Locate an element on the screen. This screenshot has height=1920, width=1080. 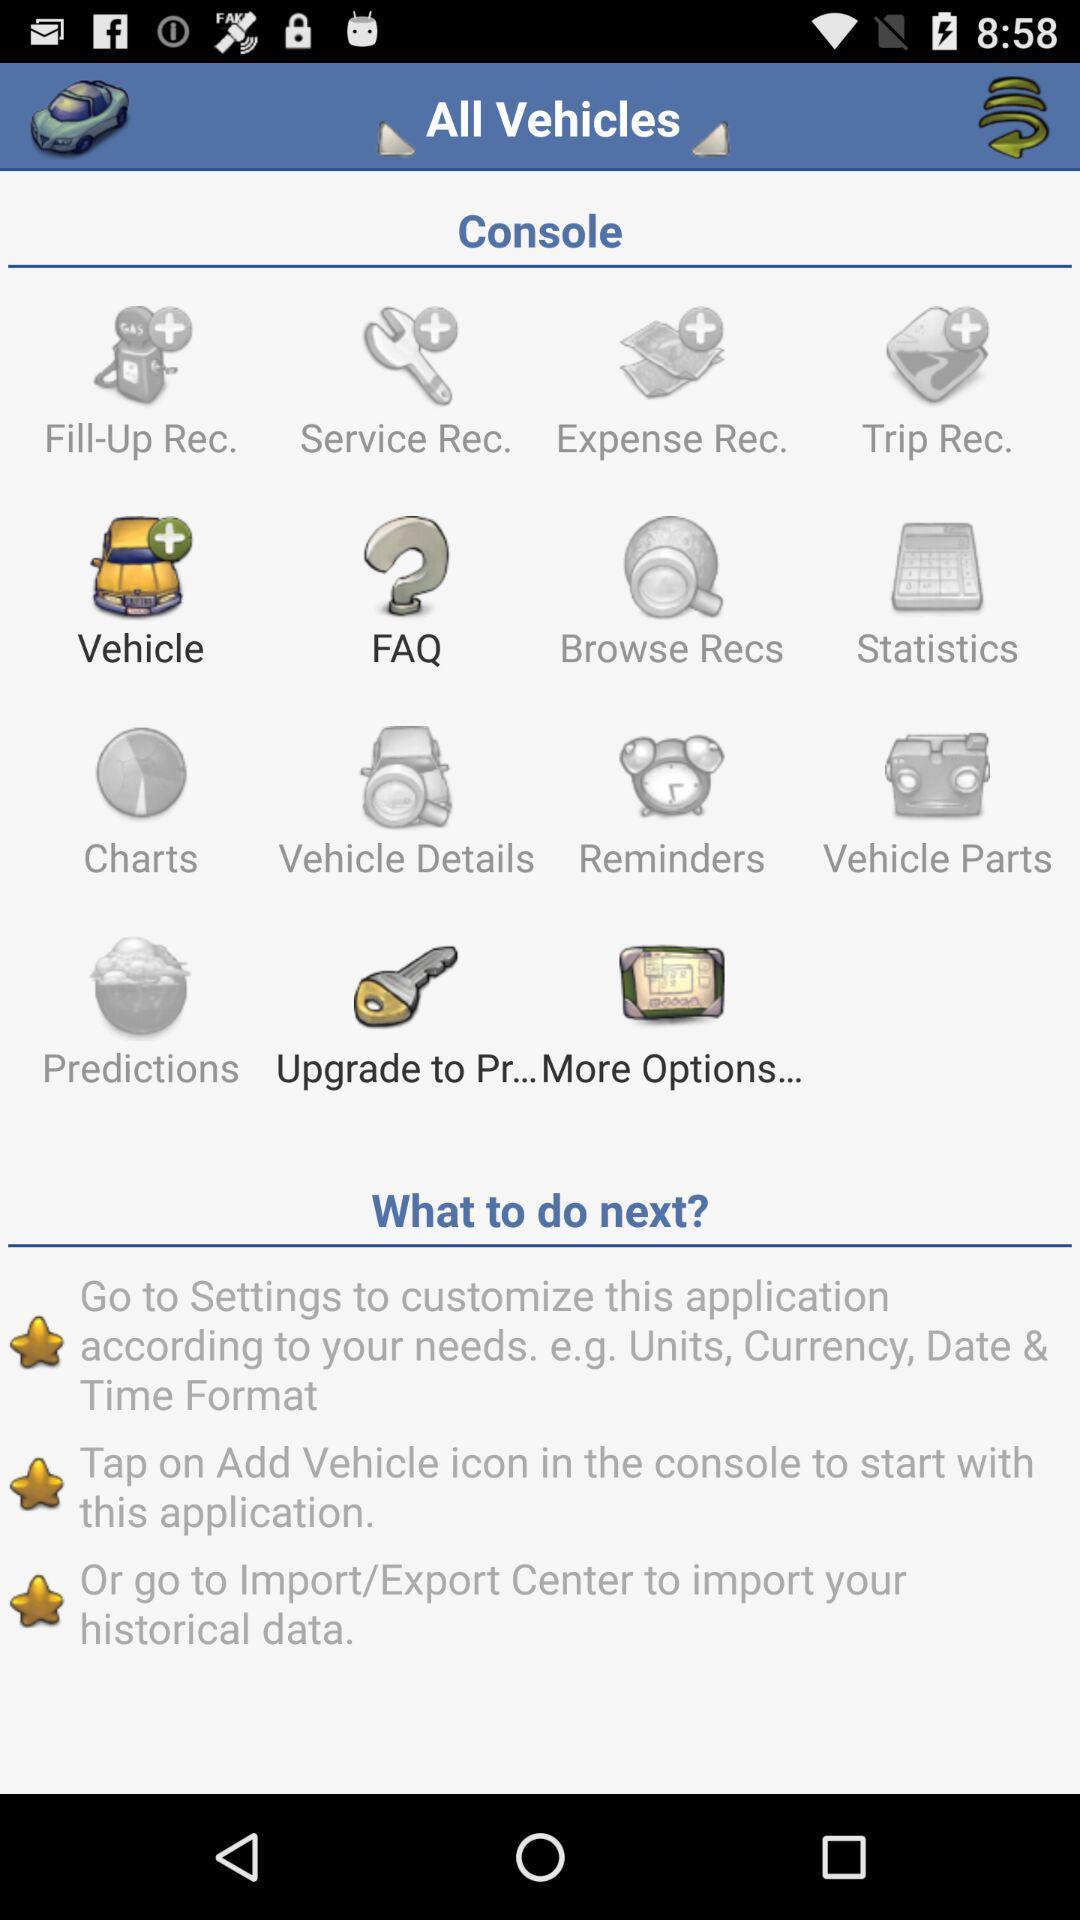
the app on the right is located at coordinates (937, 811).